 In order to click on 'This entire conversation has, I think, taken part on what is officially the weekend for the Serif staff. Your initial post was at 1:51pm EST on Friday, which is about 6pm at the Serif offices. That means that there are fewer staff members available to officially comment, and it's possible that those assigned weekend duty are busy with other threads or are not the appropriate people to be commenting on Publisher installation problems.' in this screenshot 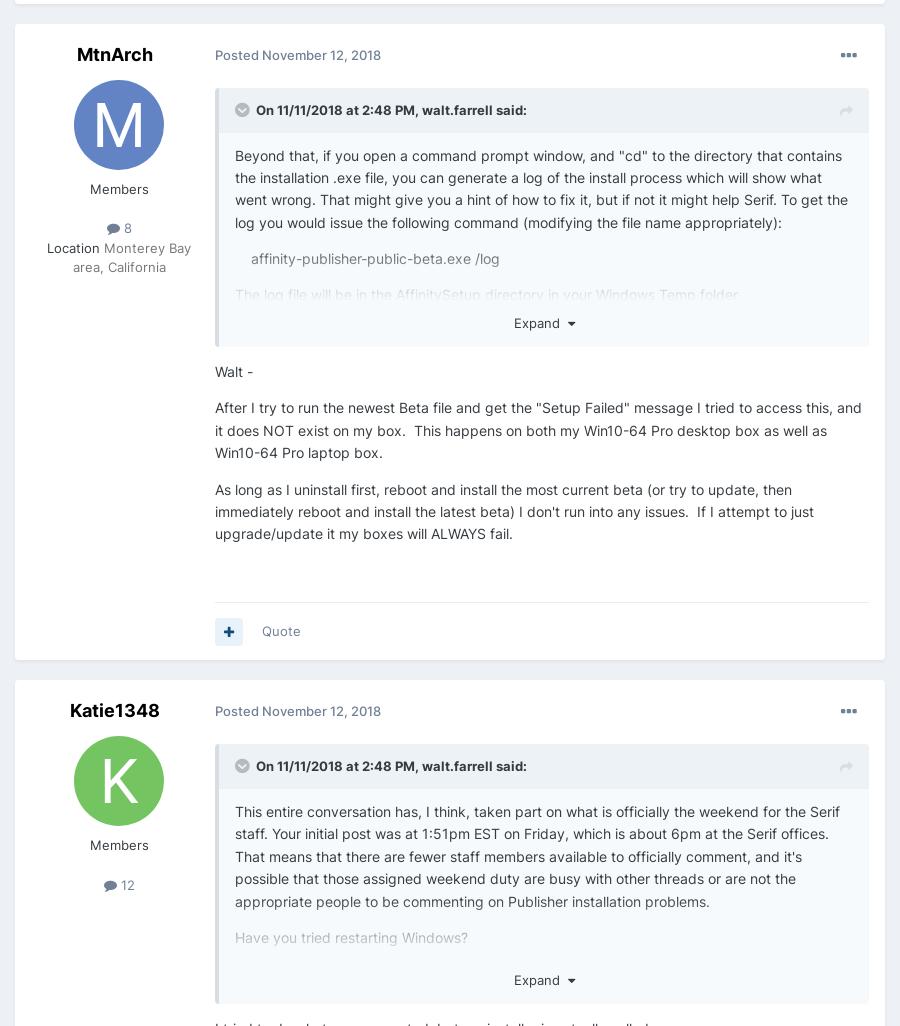, I will do `click(233, 855)`.